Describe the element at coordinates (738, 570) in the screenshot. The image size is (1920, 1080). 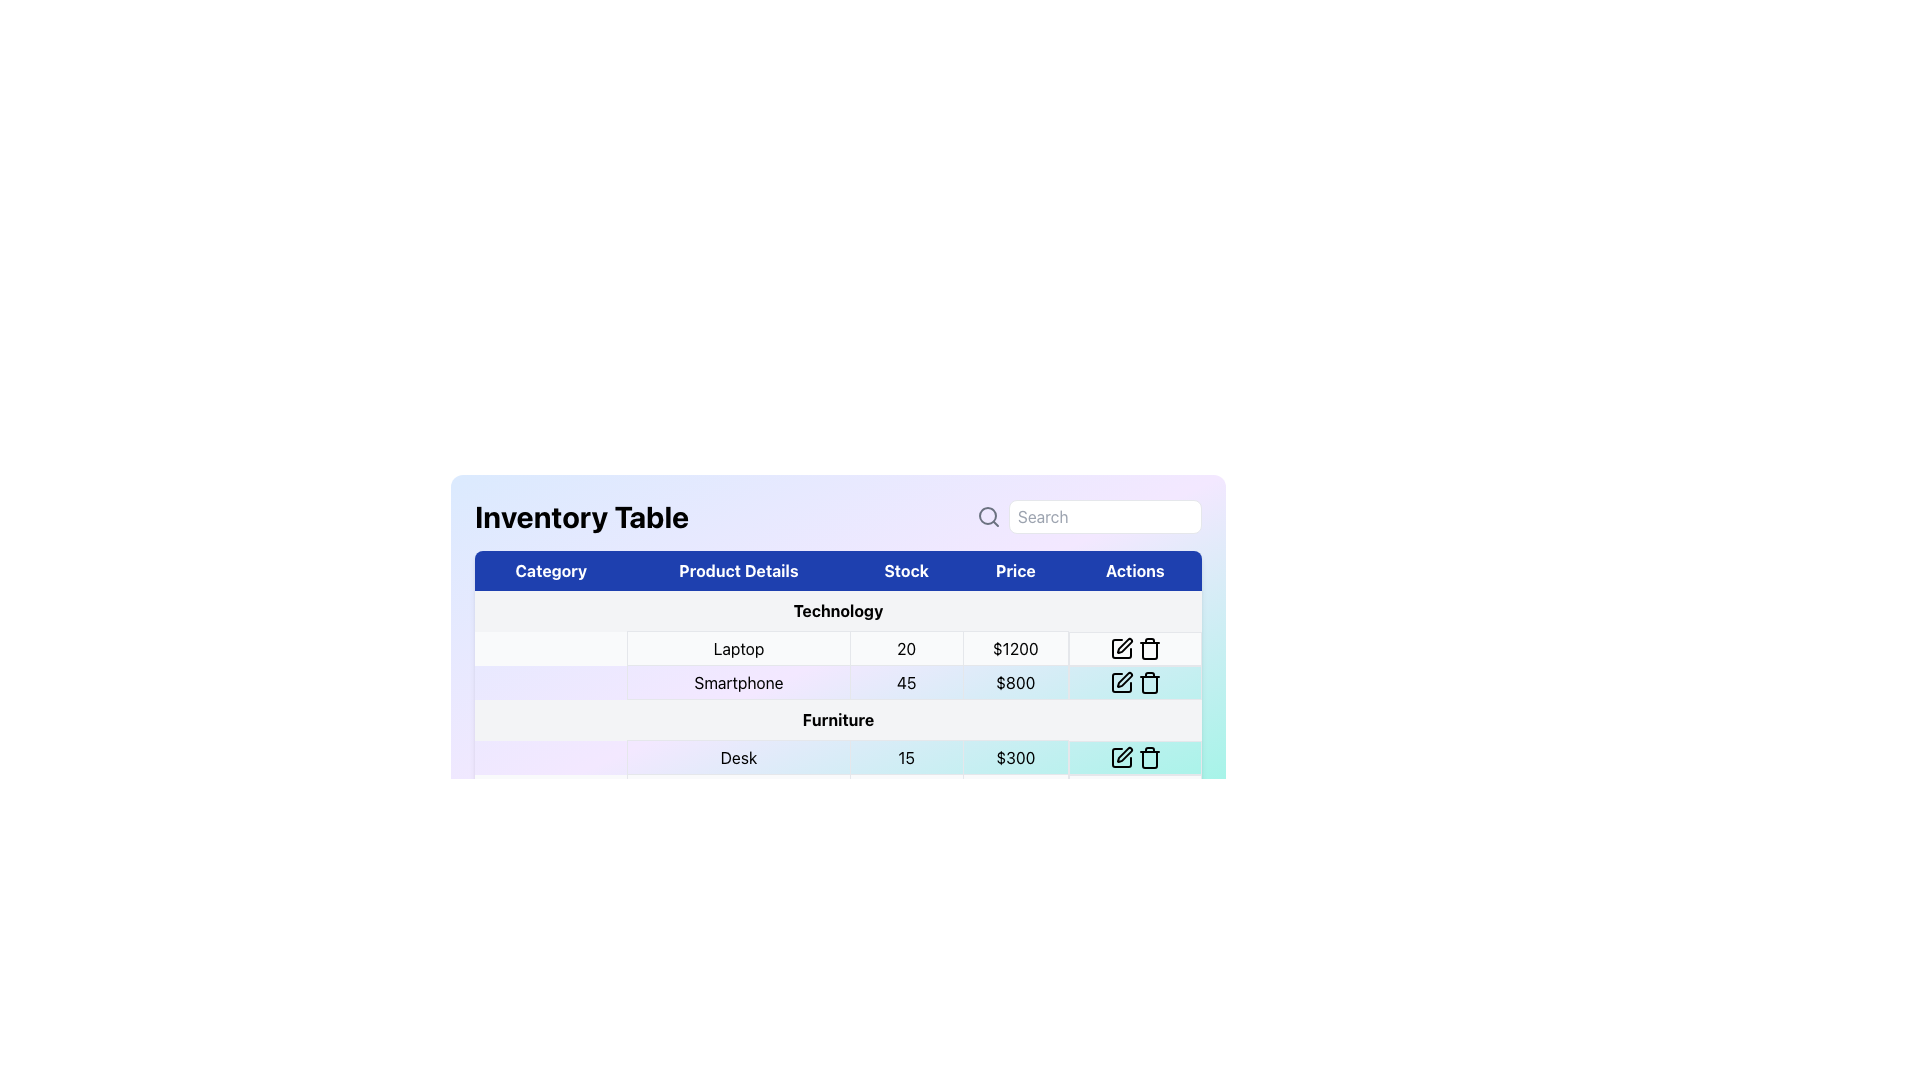
I see `the second column header in the table that indicates product details, positioned between 'Category' and 'Stock'` at that location.